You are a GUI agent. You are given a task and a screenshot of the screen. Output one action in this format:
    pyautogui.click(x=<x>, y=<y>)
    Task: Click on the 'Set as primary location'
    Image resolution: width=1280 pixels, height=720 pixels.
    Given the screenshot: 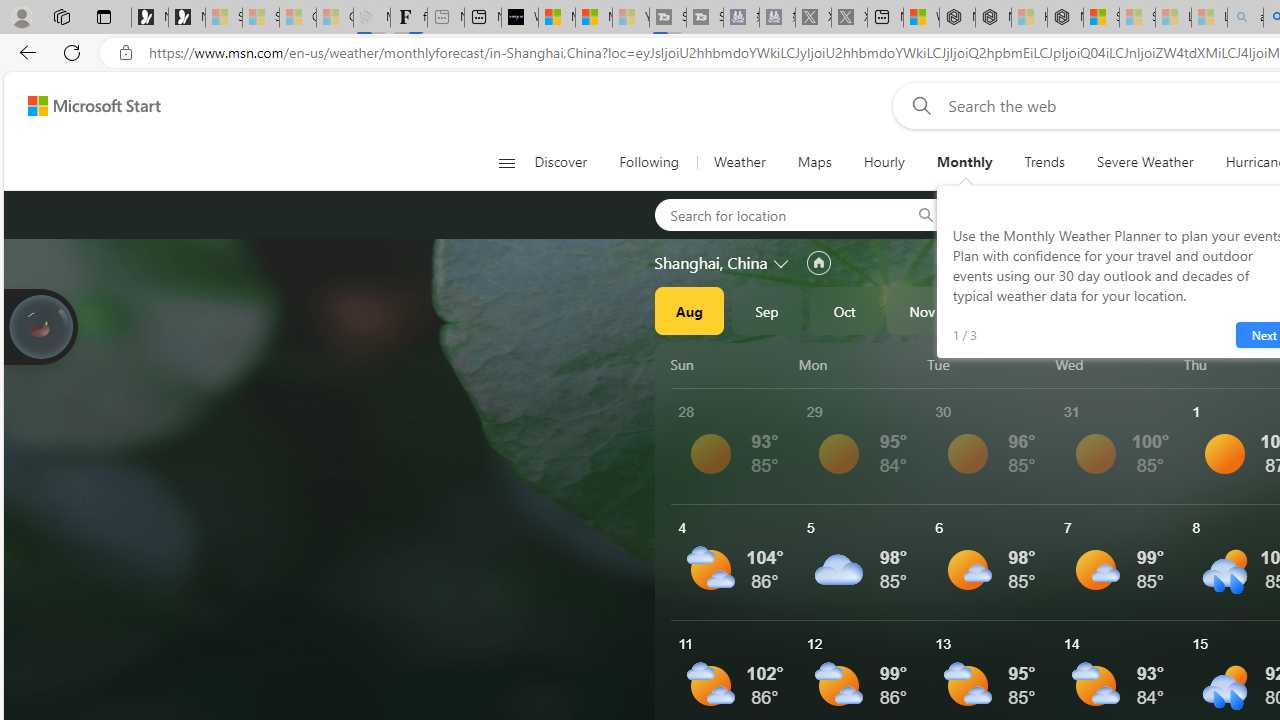 What is the action you would take?
    pyautogui.click(x=818, y=262)
    